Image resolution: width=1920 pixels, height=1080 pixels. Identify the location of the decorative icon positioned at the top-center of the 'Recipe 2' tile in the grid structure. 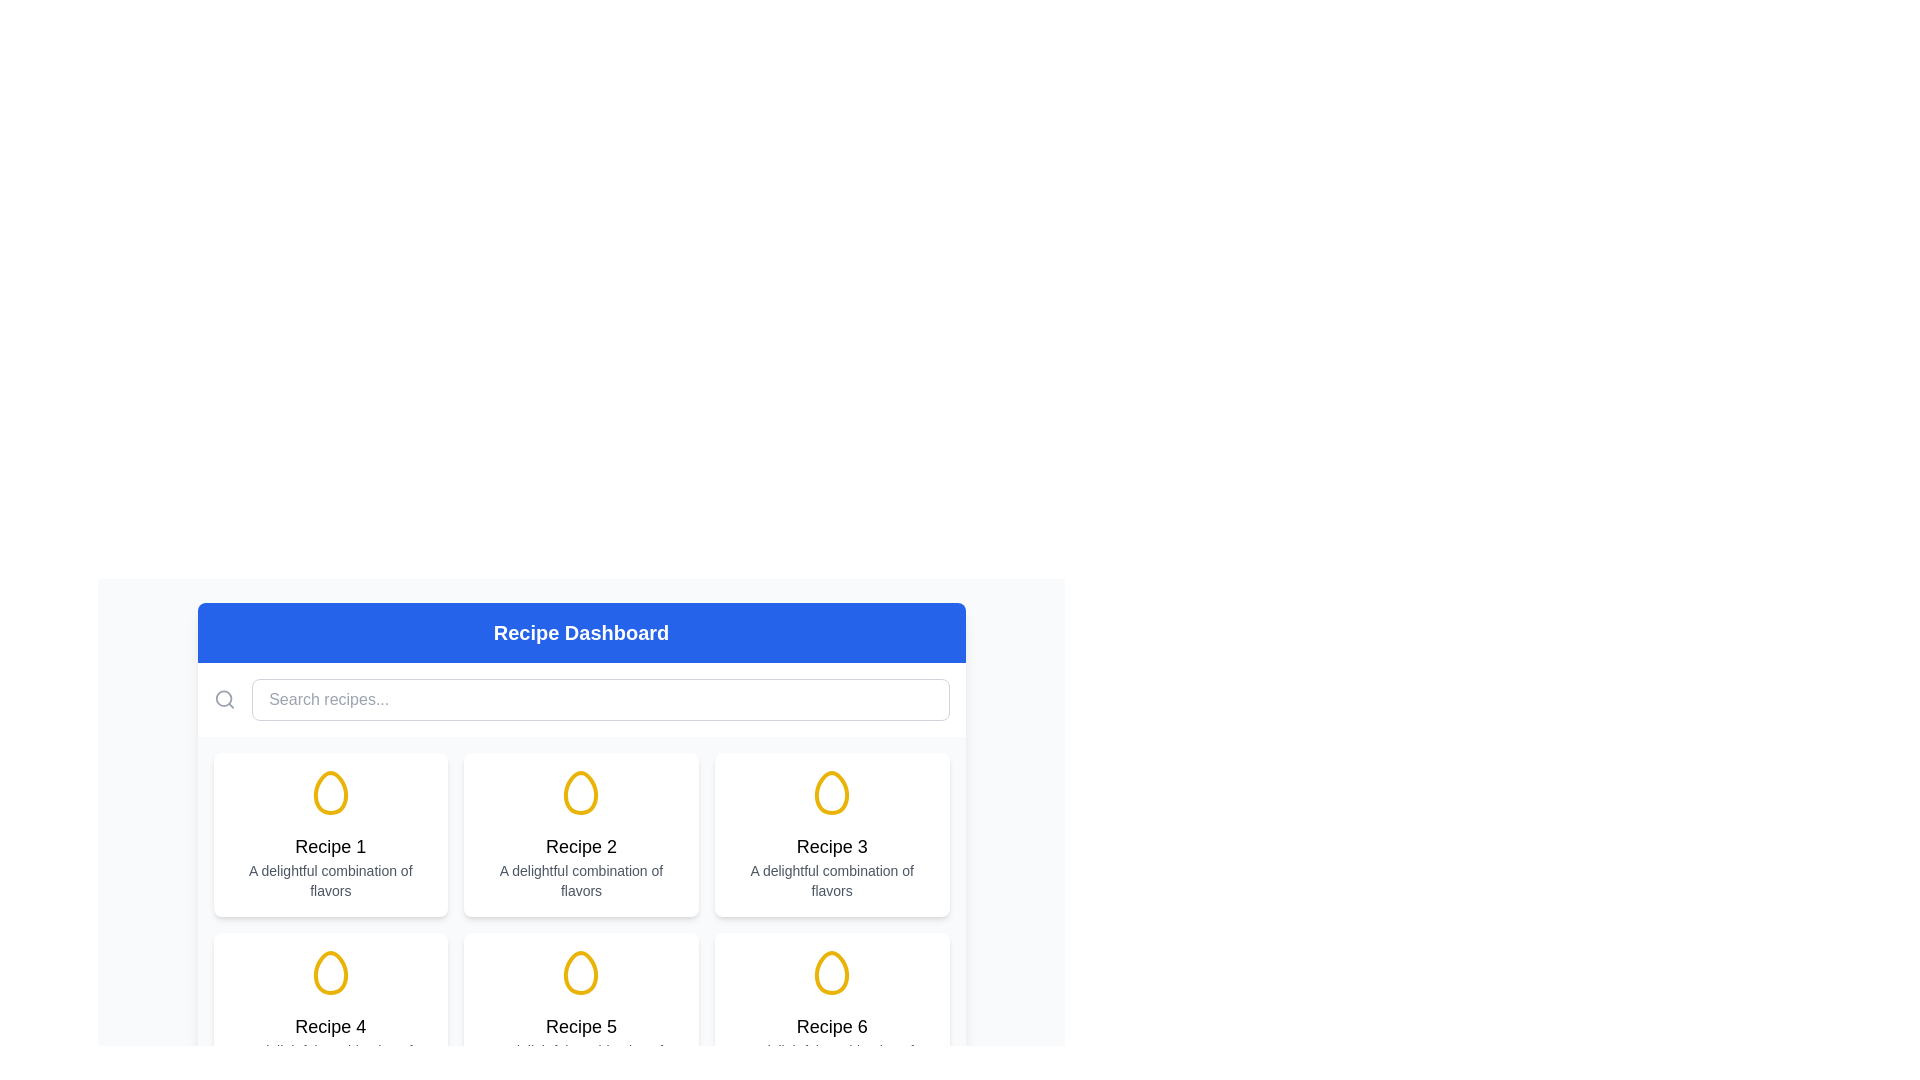
(580, 792).